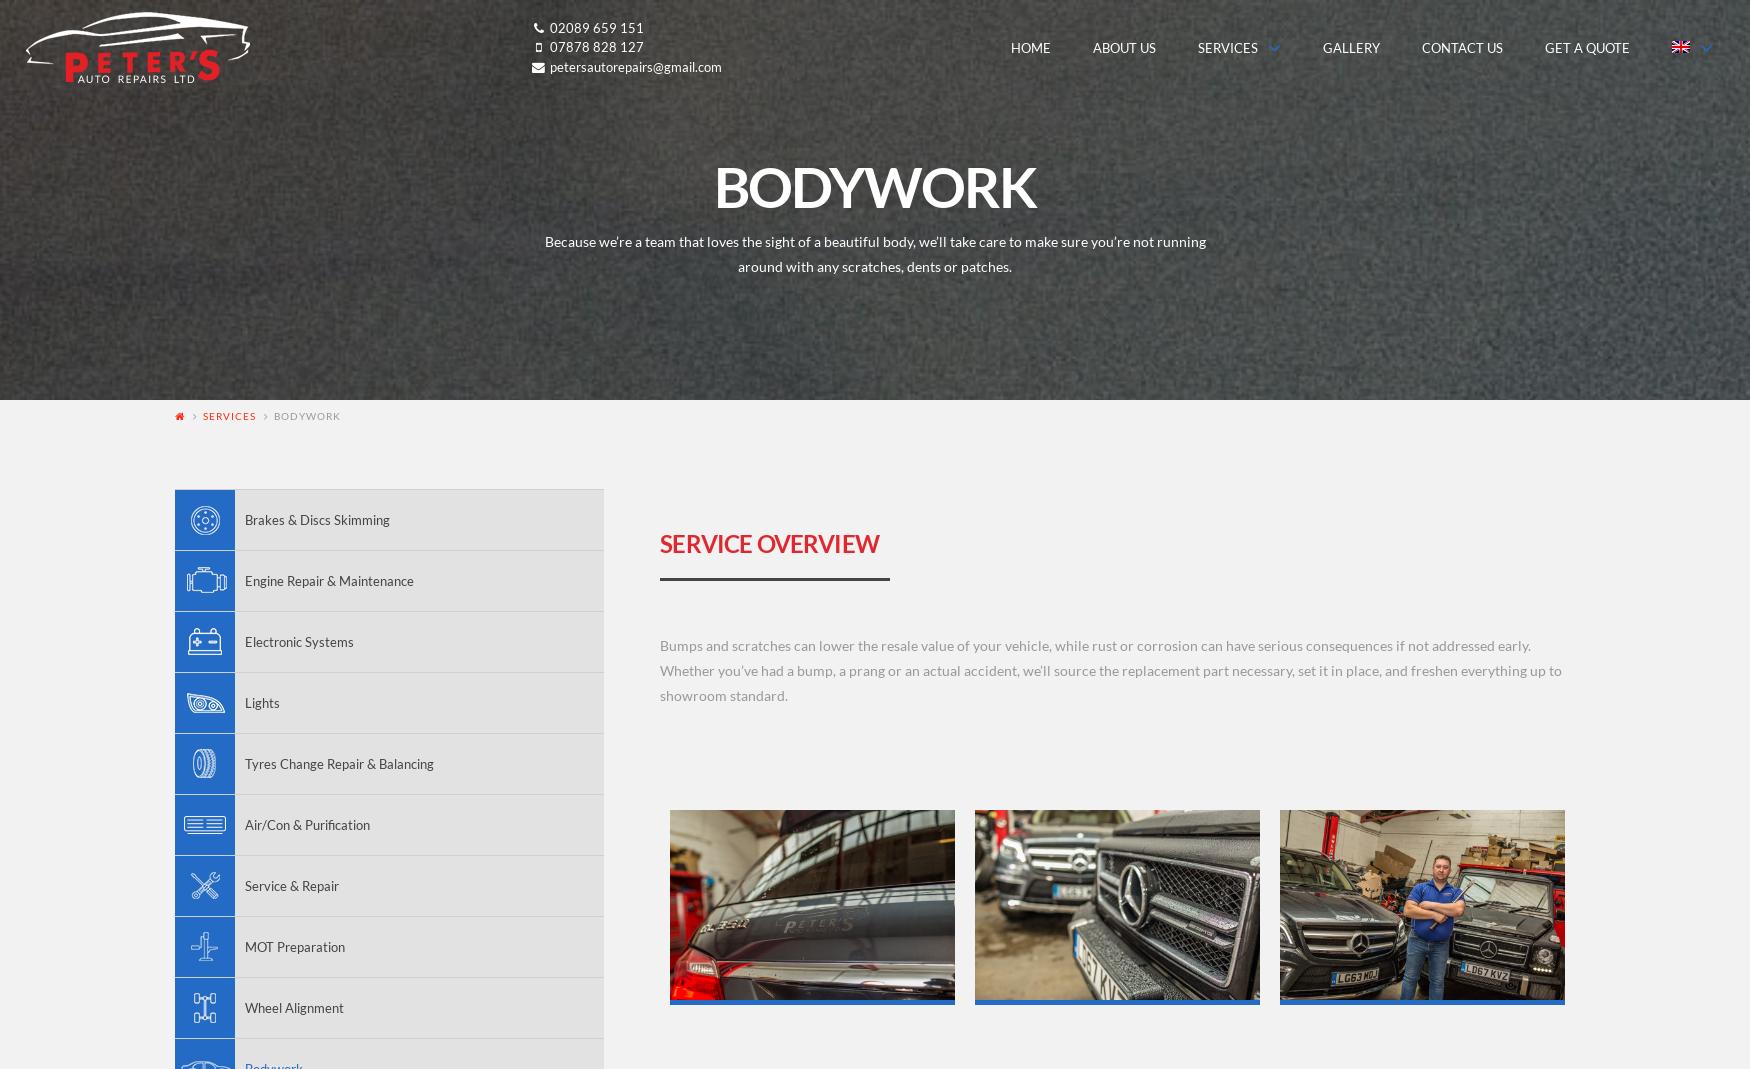 The image size is (1750, 1069). Describe the element at coordinates (317, 518) in the screenshot. I see `'Brakes & Discs Skimming'` at that location.